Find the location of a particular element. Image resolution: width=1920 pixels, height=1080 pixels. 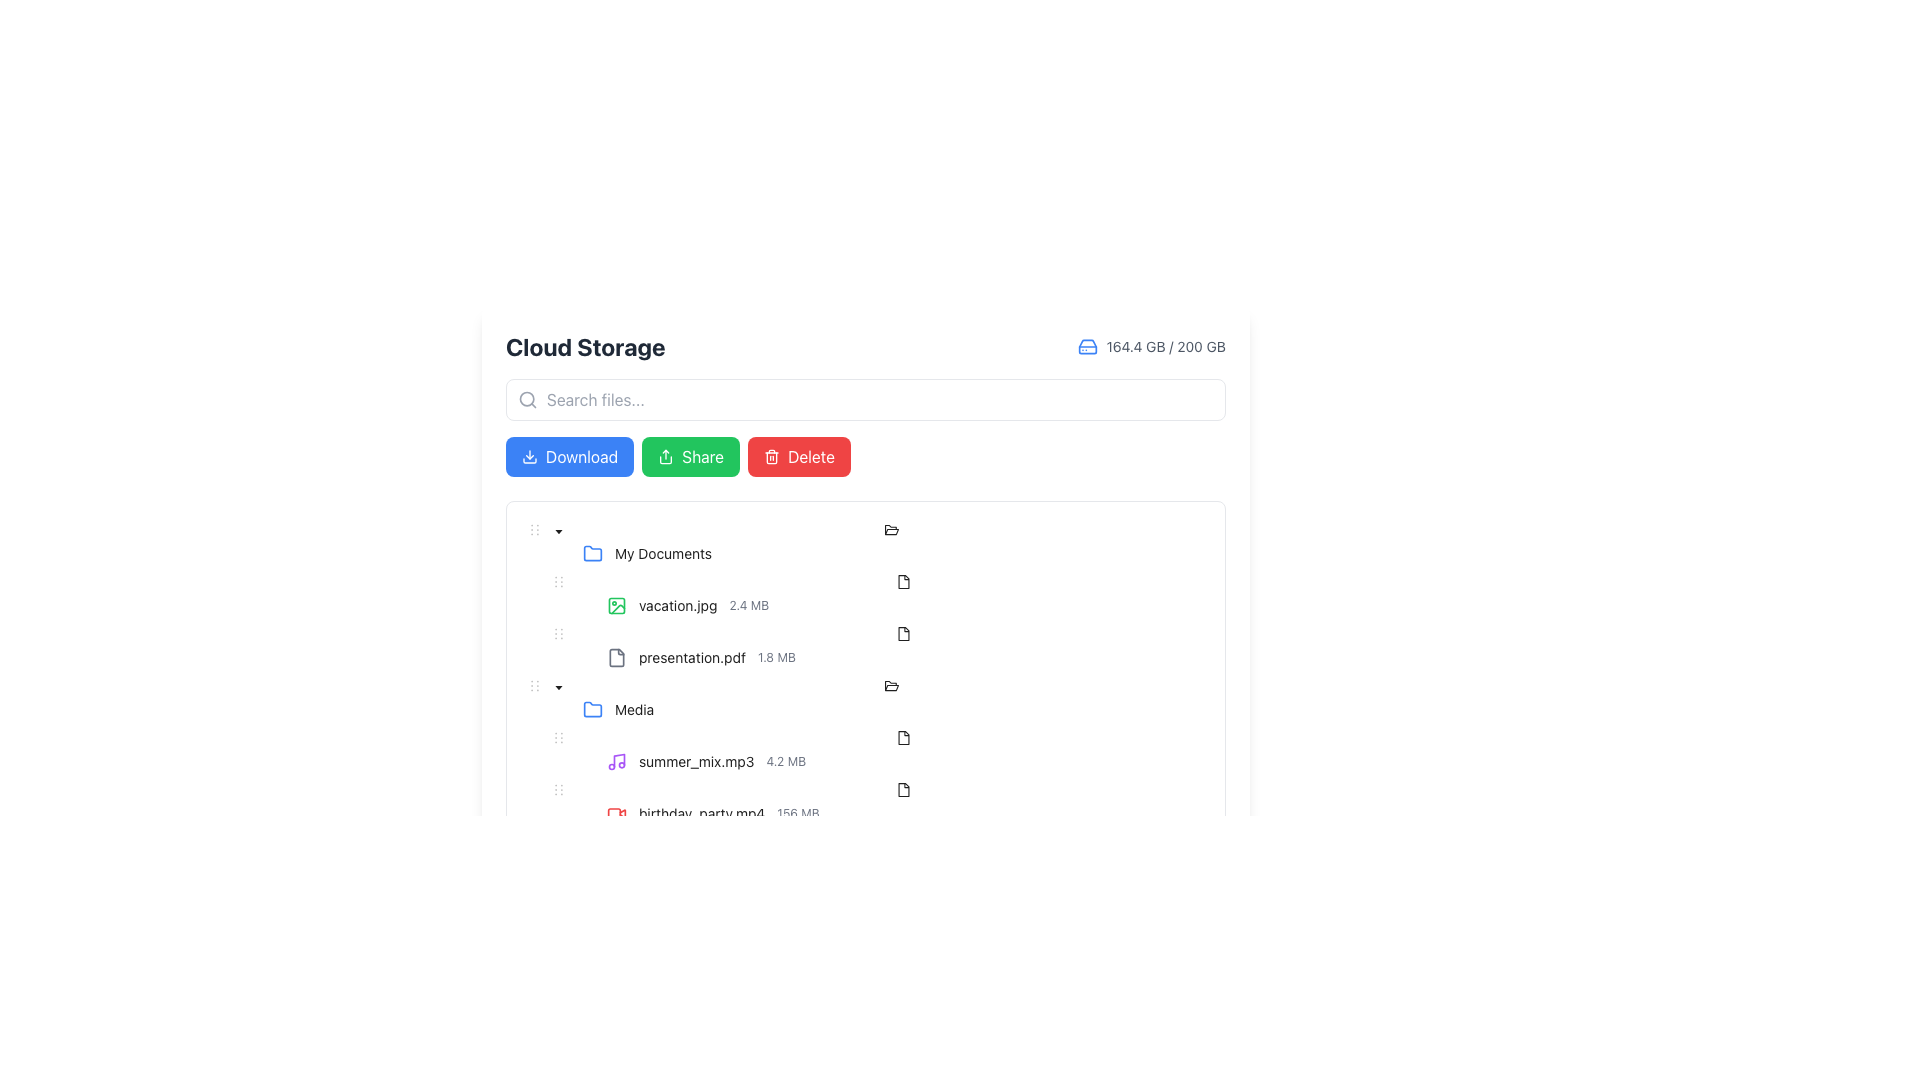

descriptive label associated with the folder icon, which is positioned to the left of the 'Media' label in the tree layout is located at coordinates (891, 684).